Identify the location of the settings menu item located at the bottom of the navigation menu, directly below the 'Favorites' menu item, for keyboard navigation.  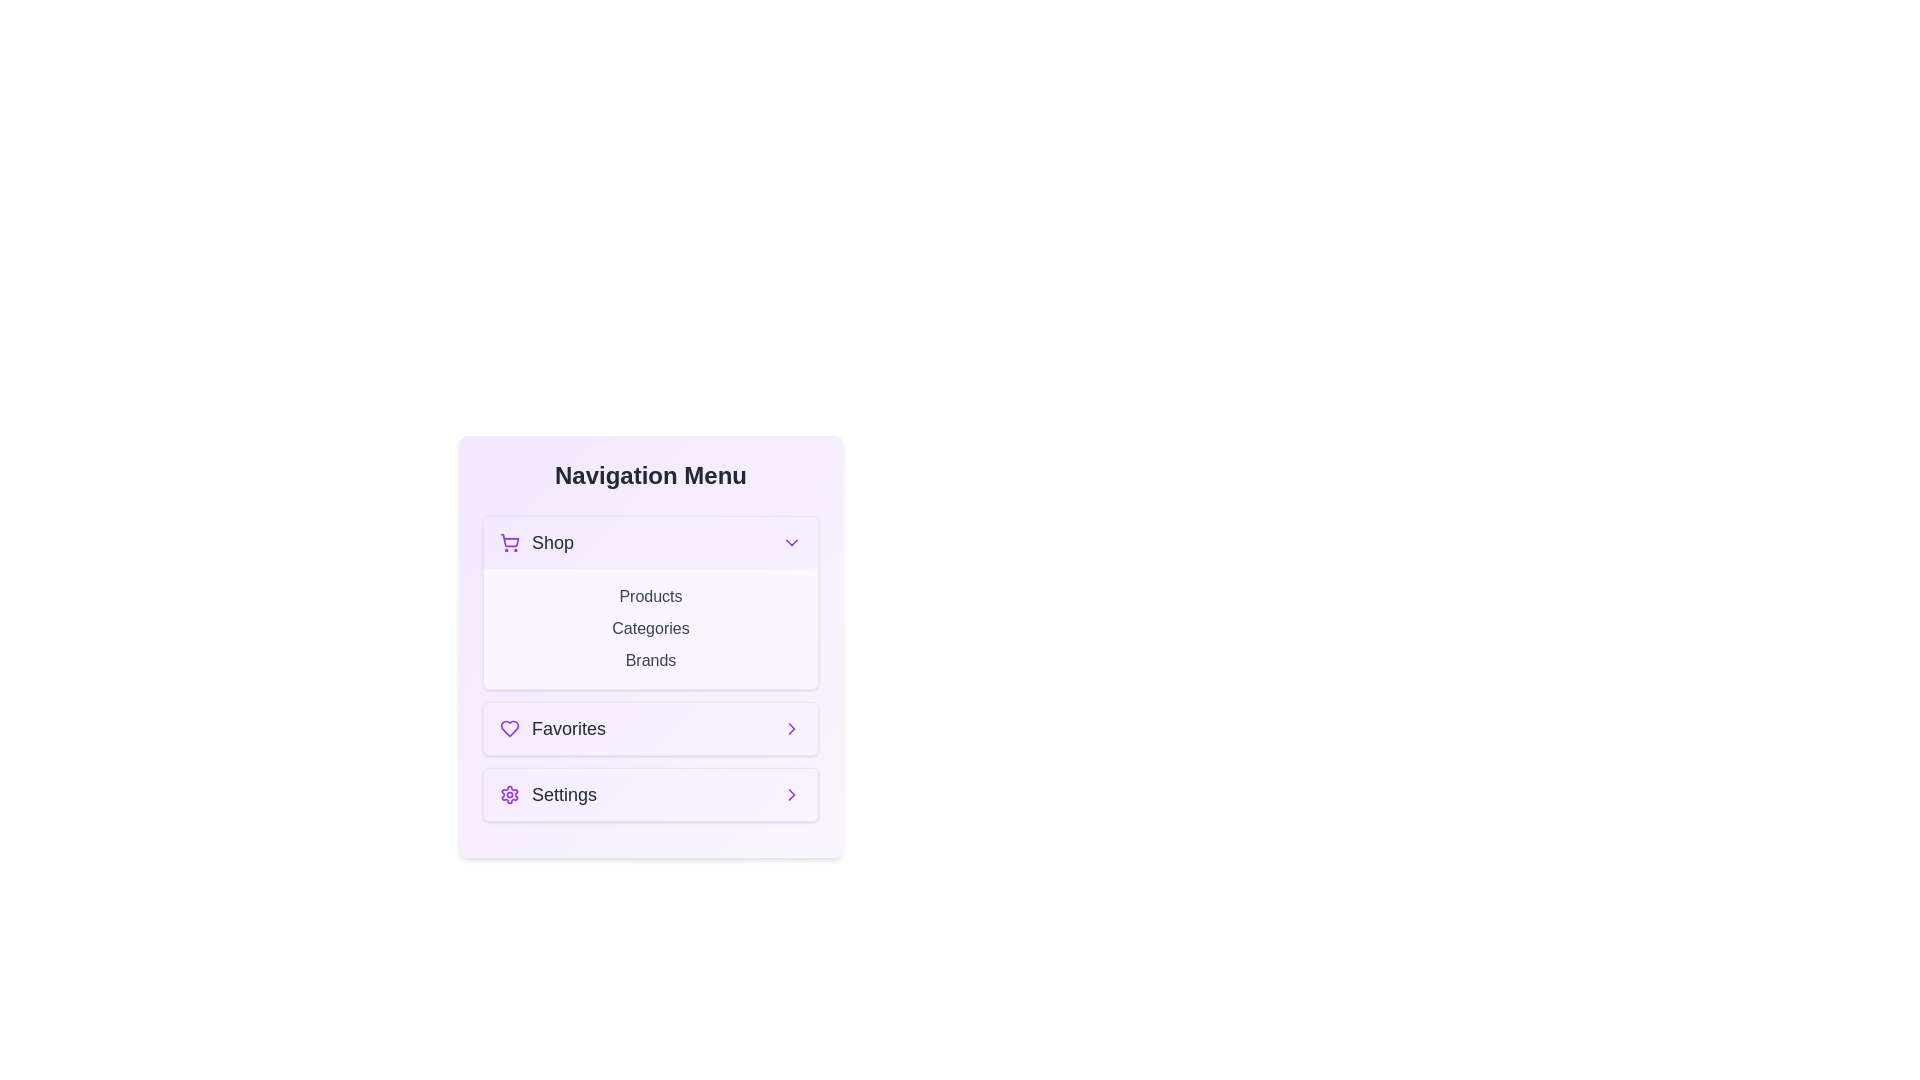
(651, 793).